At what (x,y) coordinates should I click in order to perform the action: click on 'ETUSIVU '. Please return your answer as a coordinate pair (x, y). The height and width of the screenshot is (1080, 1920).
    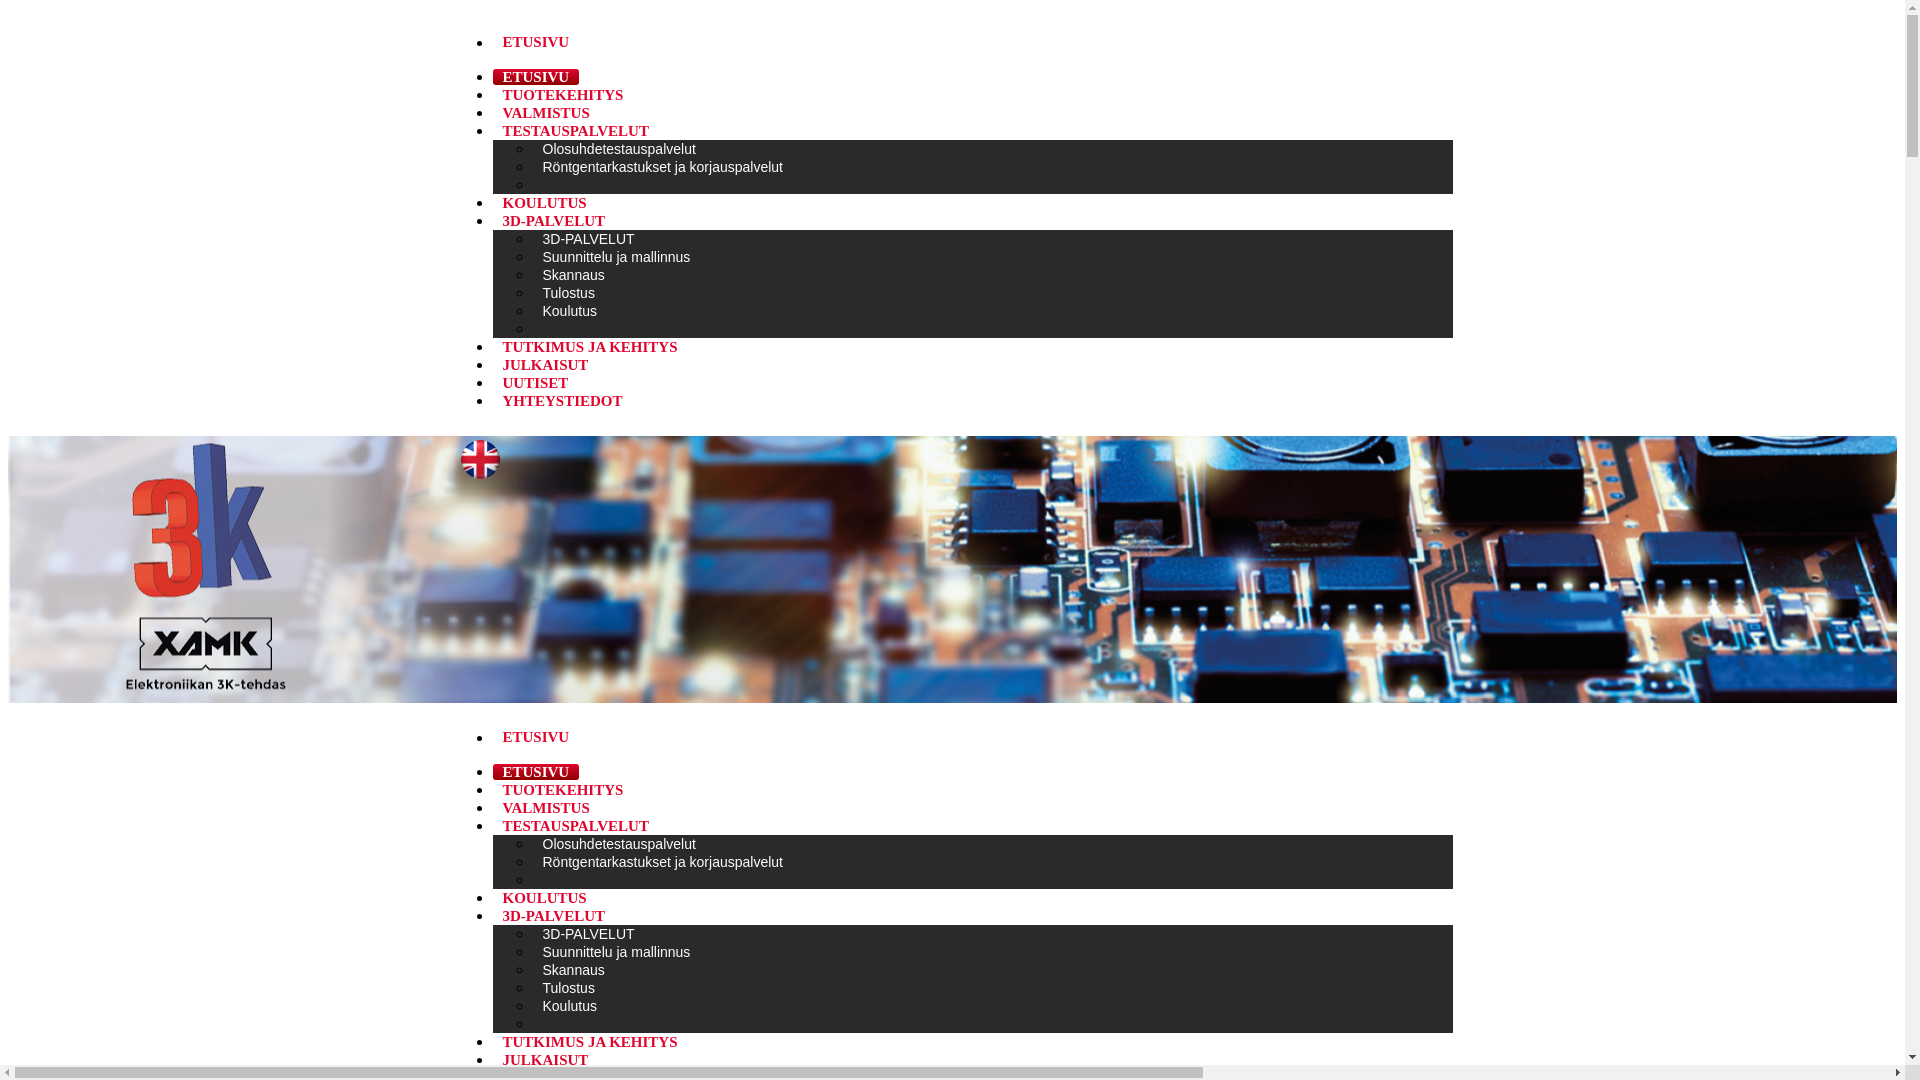
    Looking at the image, I should click on (971, 737).